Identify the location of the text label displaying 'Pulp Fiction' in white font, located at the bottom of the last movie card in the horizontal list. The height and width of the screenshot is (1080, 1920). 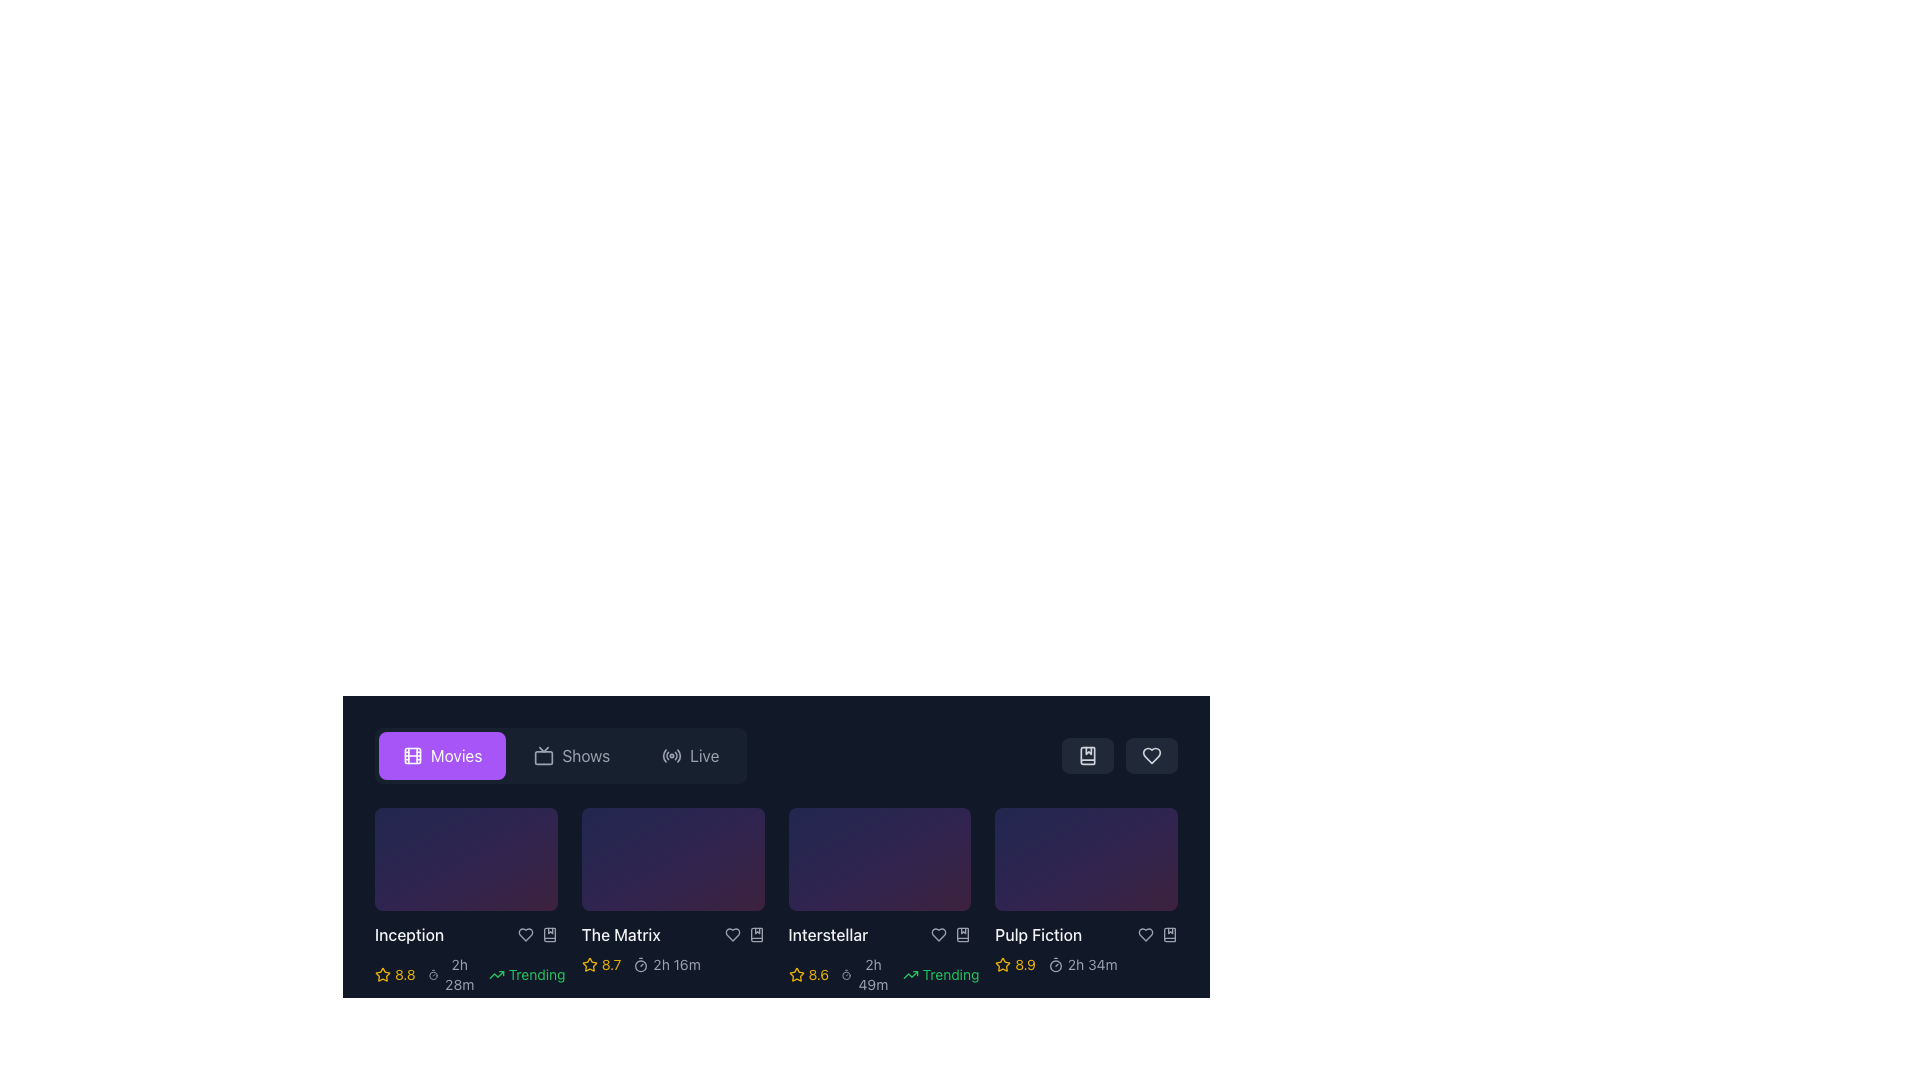
(1038, 934).